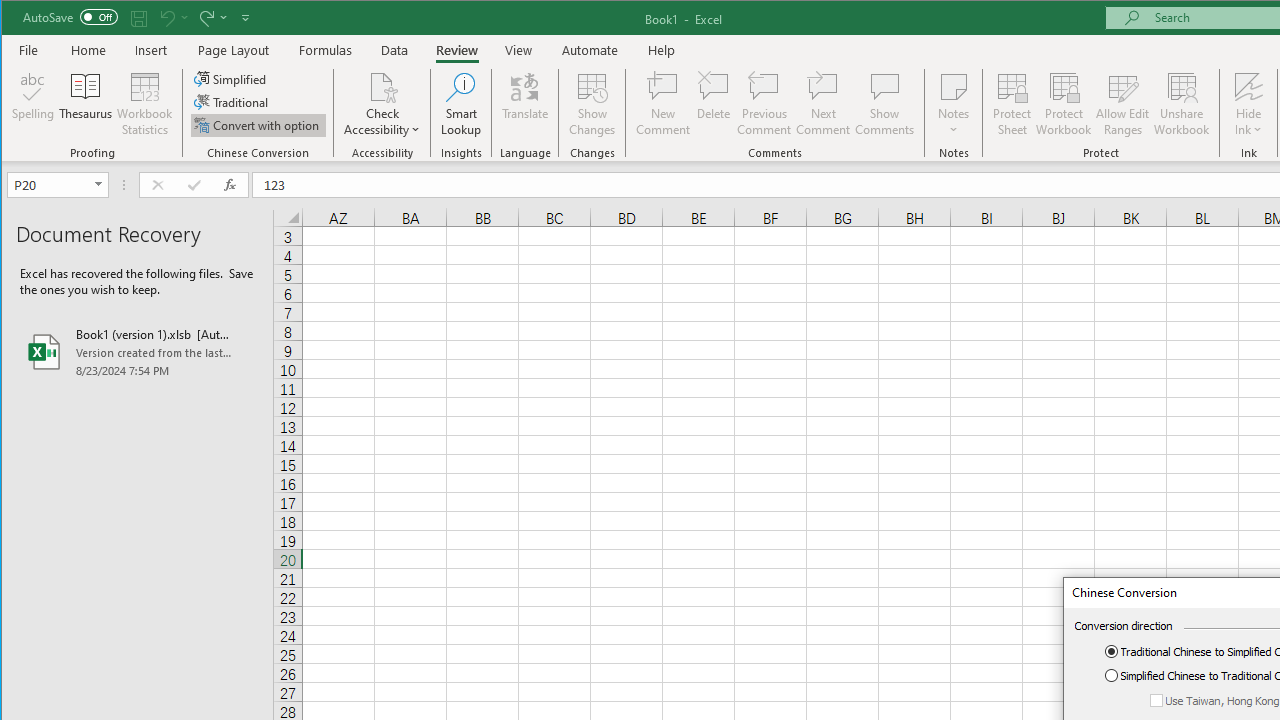 The width and height of the screenshot is (1280, 720). What do you see at coordinates (663, 104) in the screenshot?
I see `'New Comment'` at bounding box center [663, 104].